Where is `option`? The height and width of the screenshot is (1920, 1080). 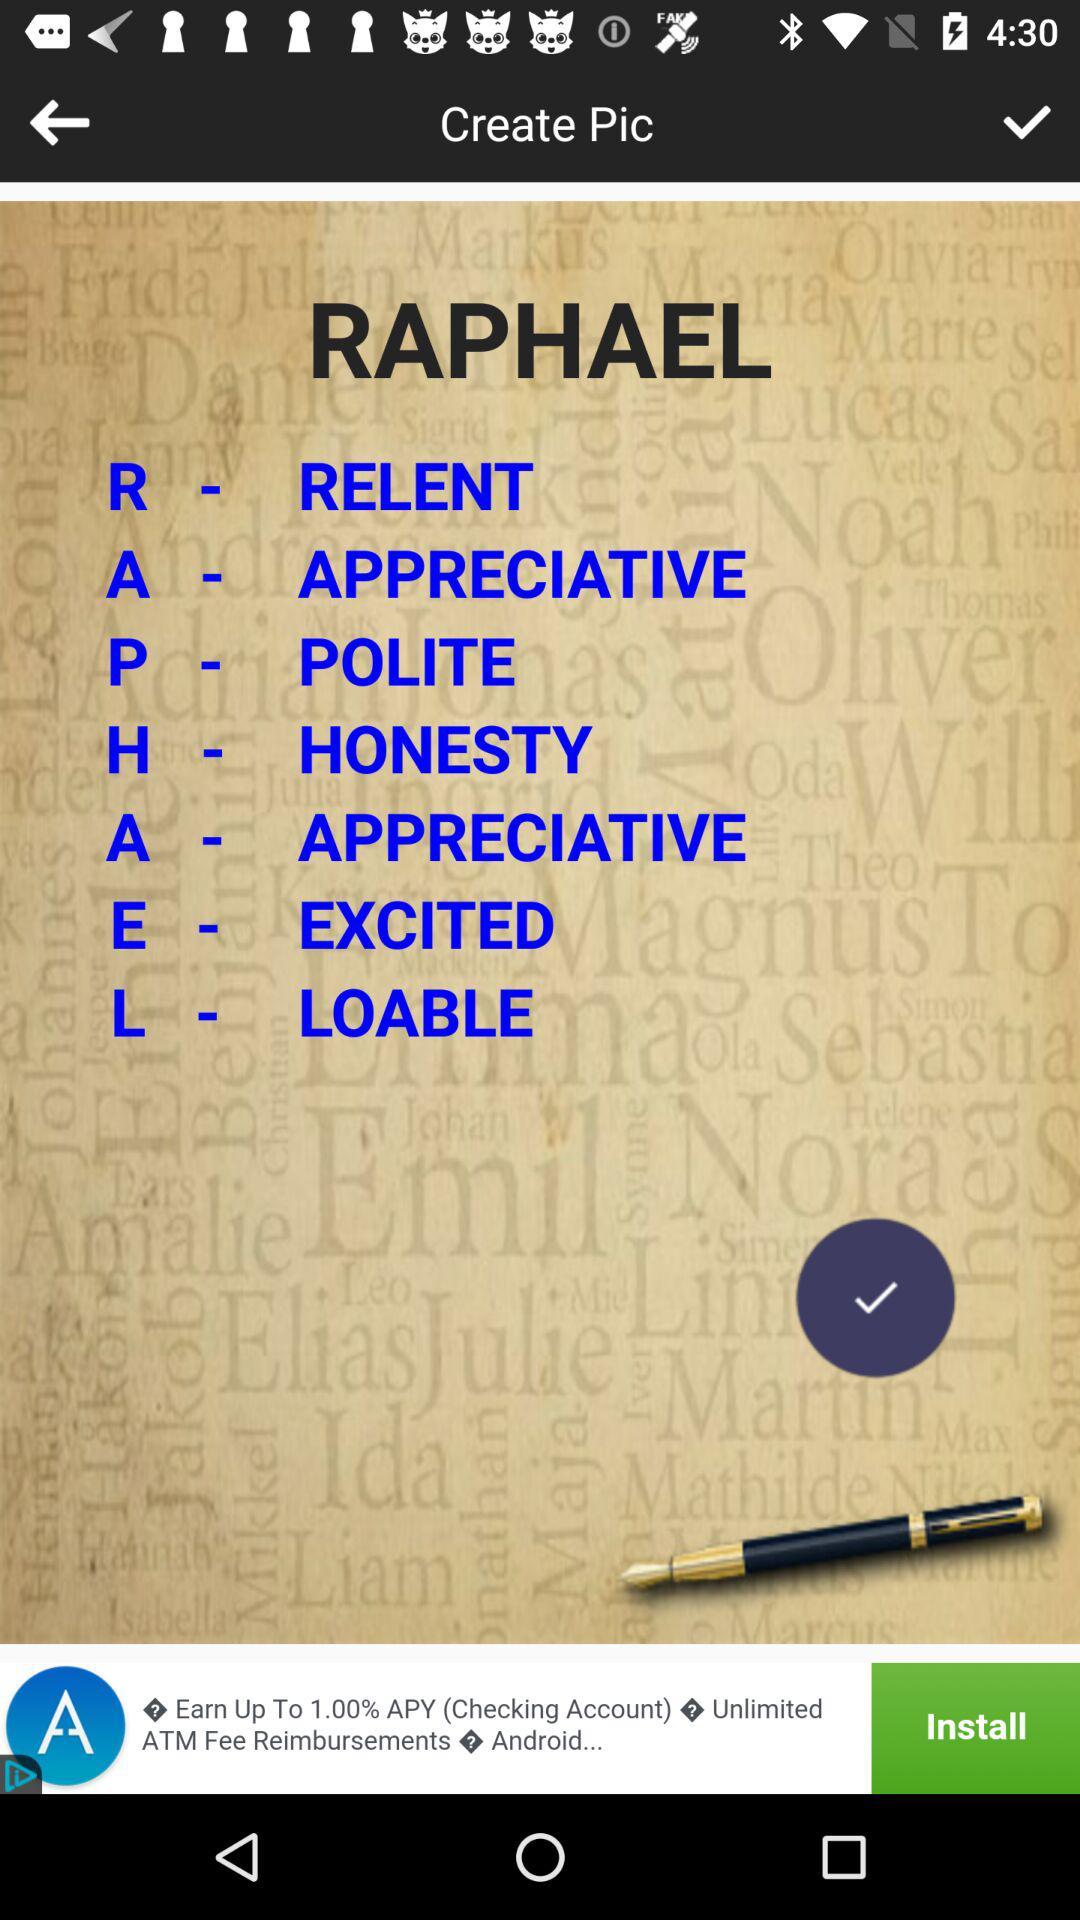 option is located at coordinates (874, 1297).